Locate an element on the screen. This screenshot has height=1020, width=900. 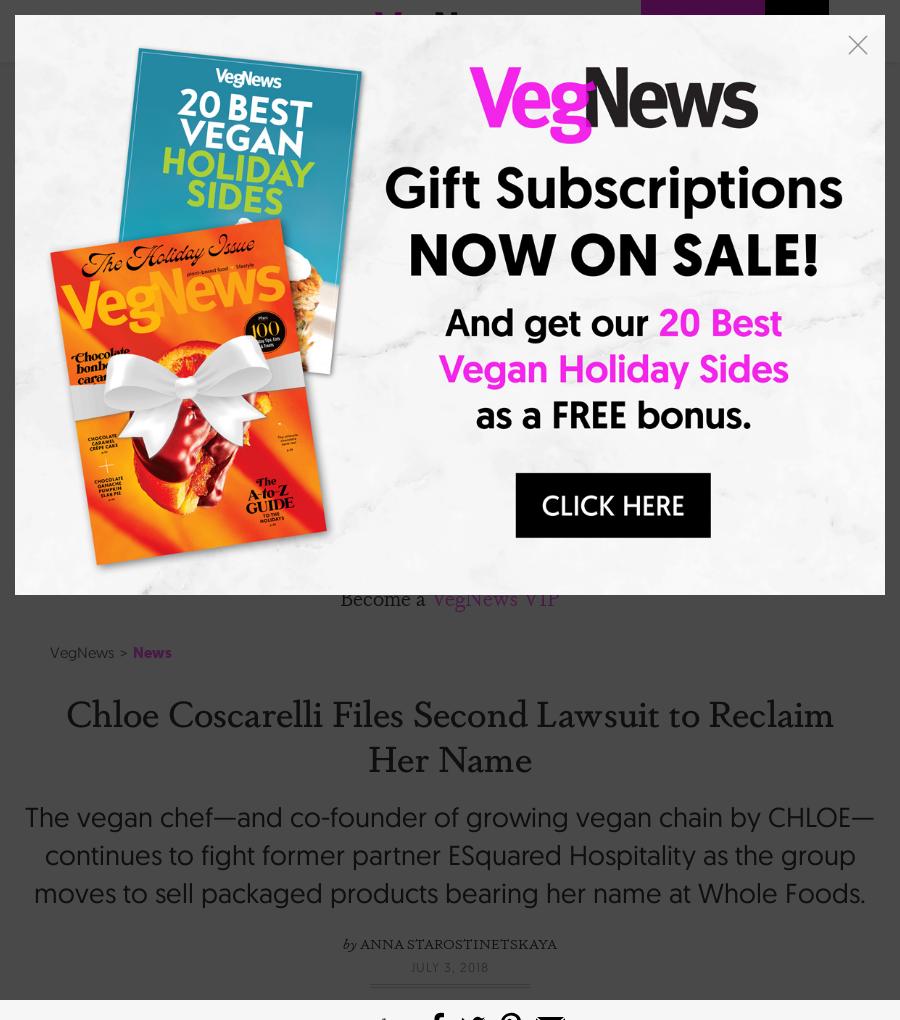
'Vegan Thanksgiving' is located at coordinates (414, 535).